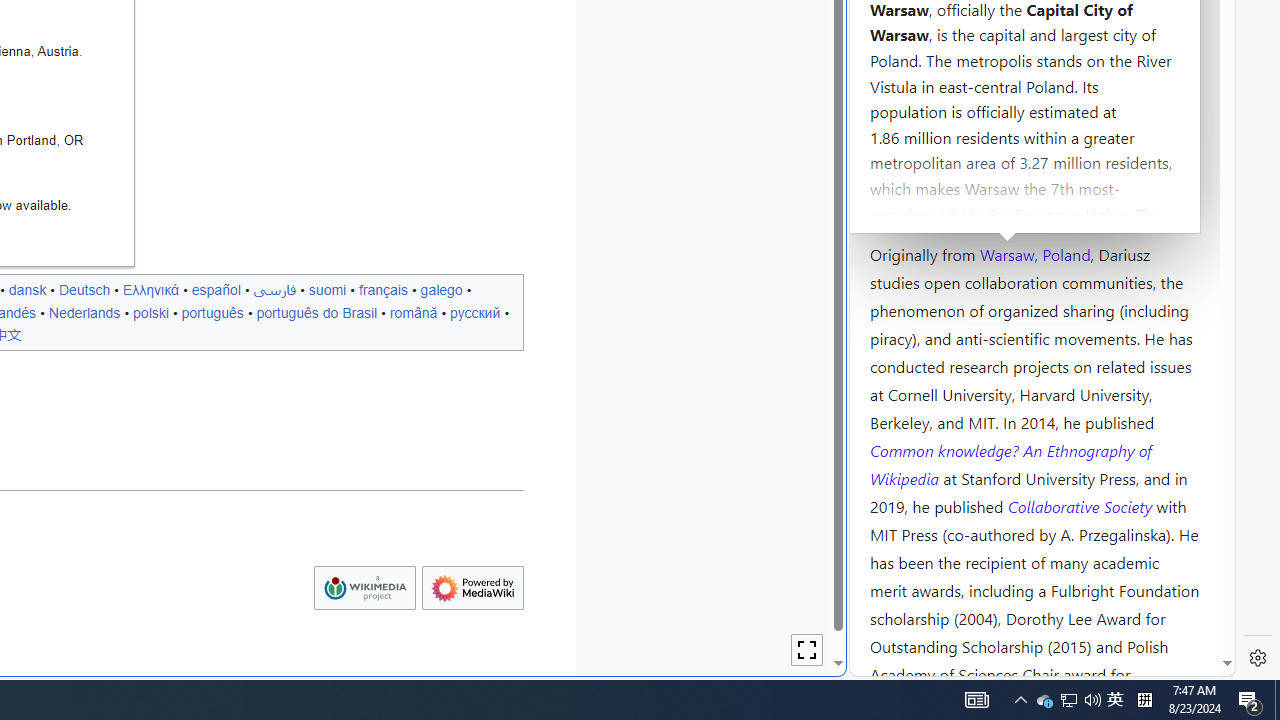 The width and height of the screenshot is (1280, 720). I want to click on 'Warsaw', so click(1006, 252).